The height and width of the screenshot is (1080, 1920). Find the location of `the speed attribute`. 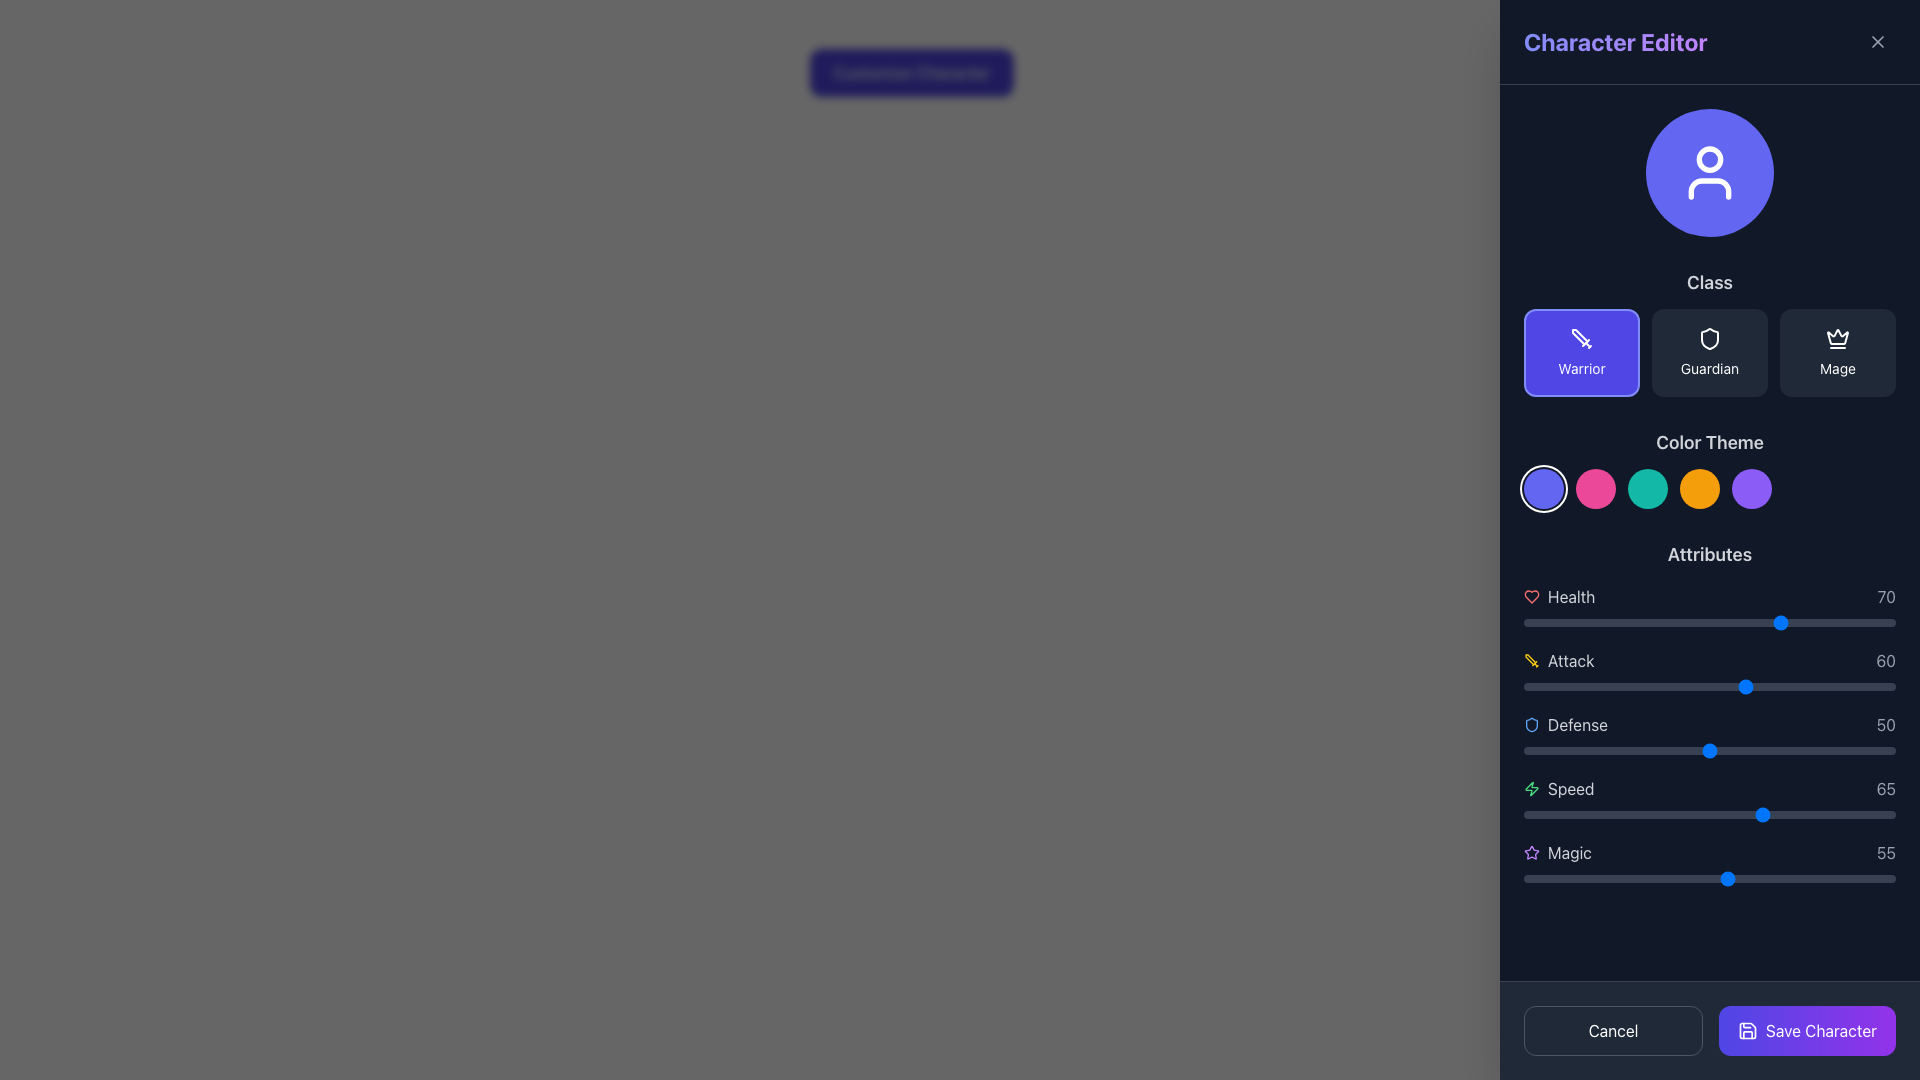

the speed attribute is located at coordinates (1624, 814).